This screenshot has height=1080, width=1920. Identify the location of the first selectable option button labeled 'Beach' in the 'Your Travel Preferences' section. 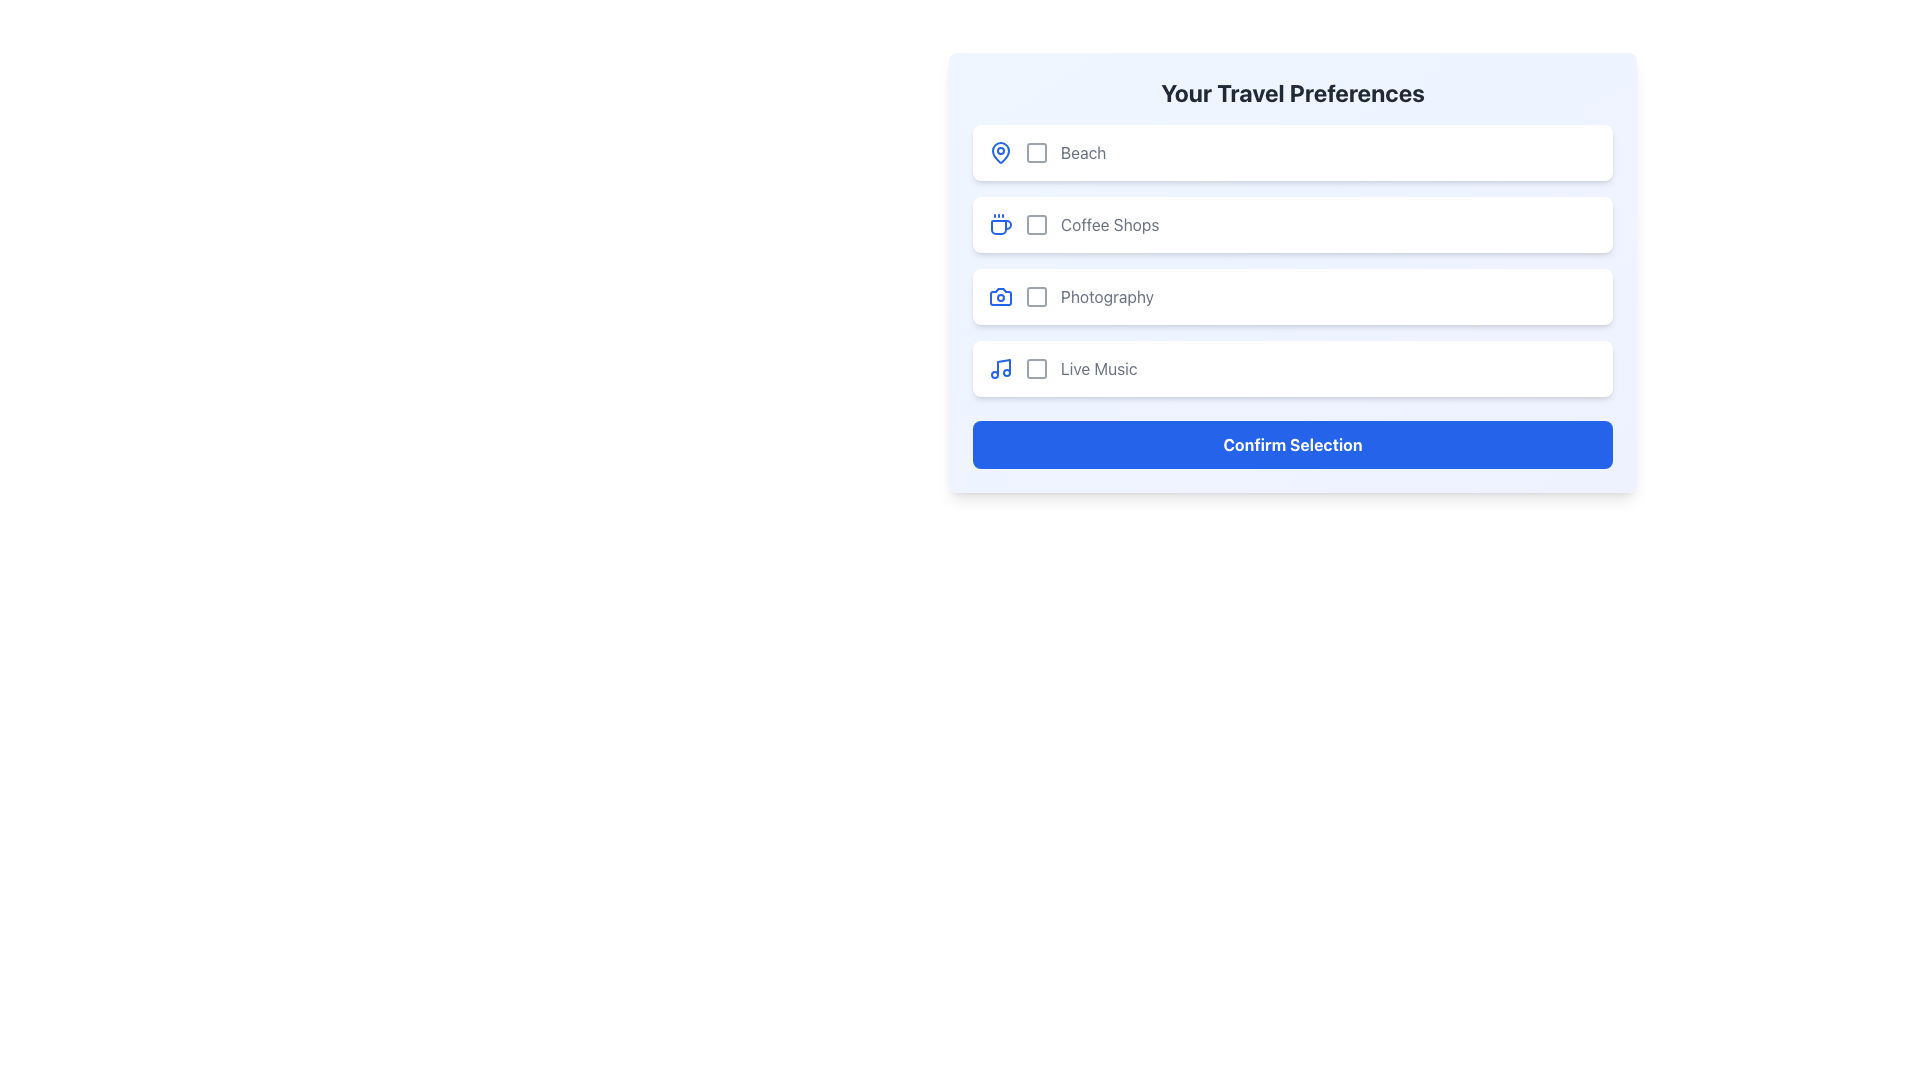
(1292, 152).